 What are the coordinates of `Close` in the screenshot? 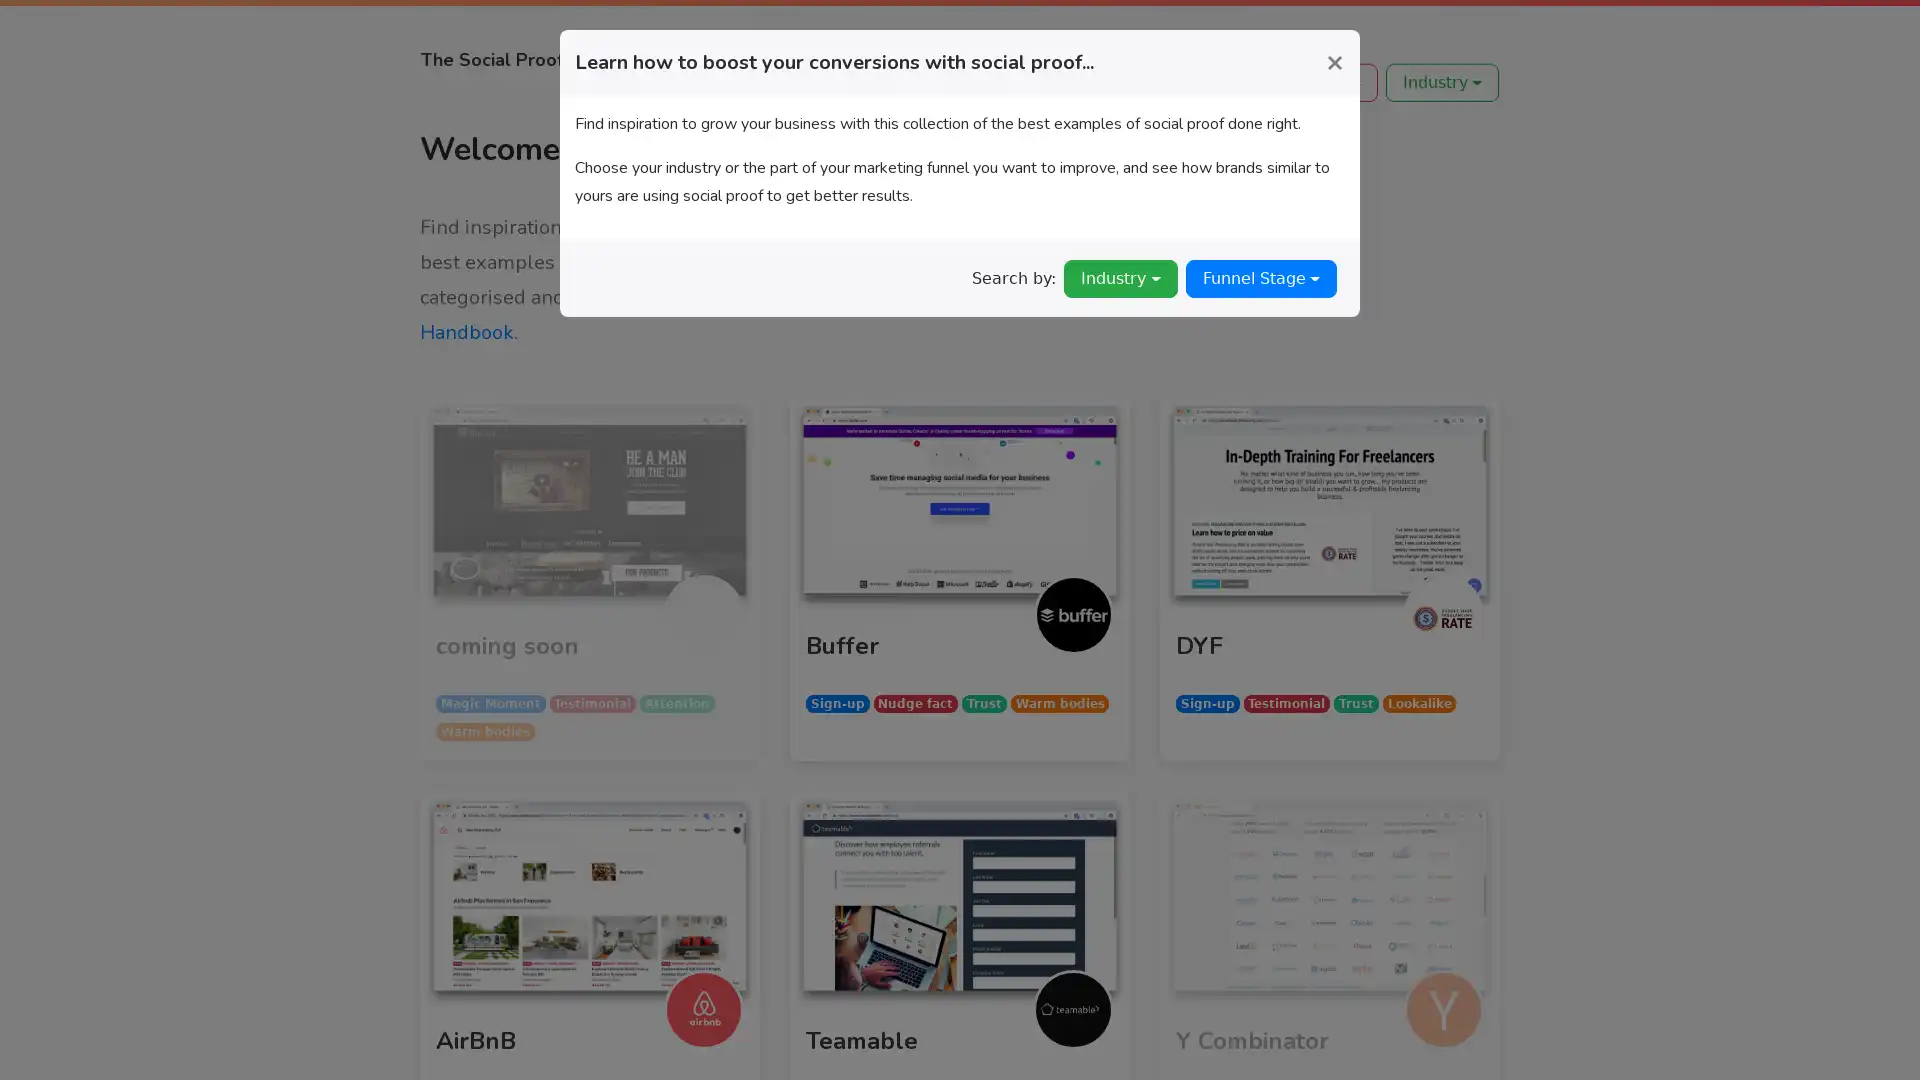 It's located at (1334, 60).